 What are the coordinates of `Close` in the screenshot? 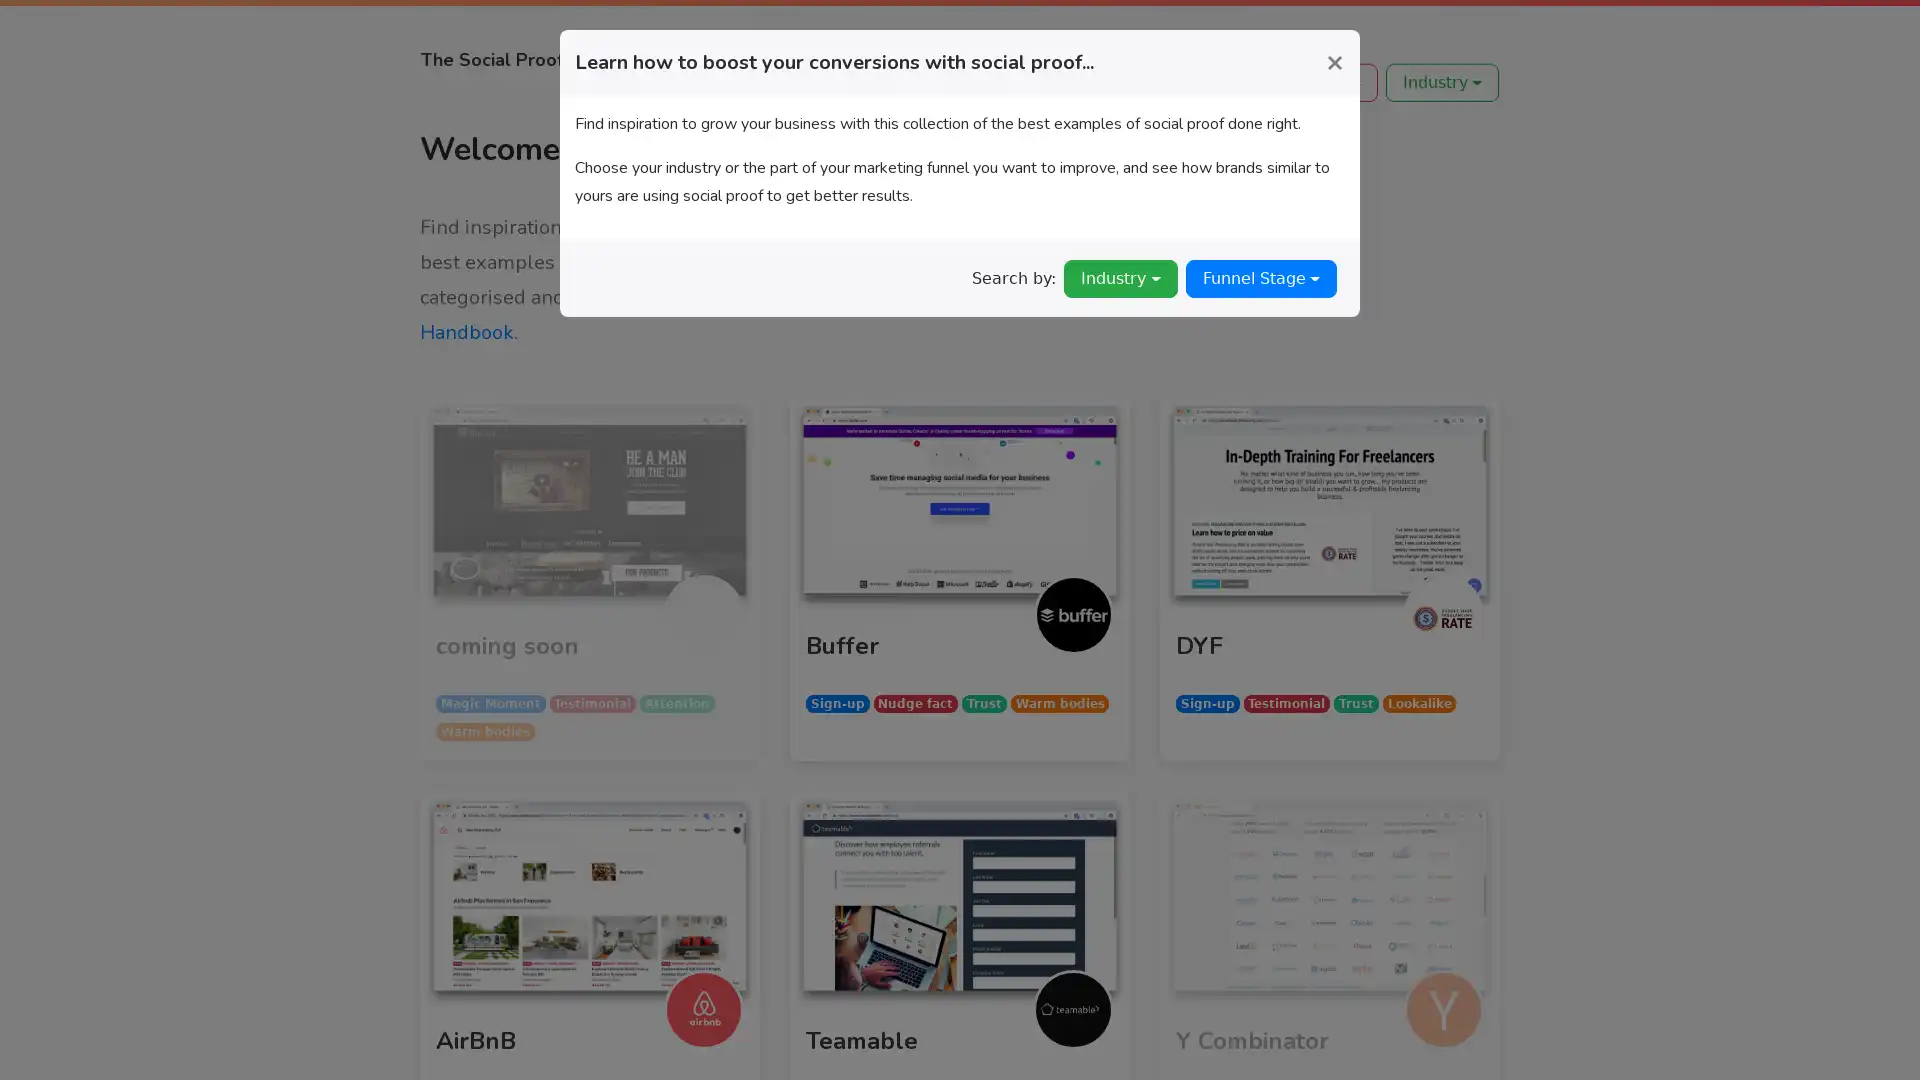 It's located at (1334, 60).